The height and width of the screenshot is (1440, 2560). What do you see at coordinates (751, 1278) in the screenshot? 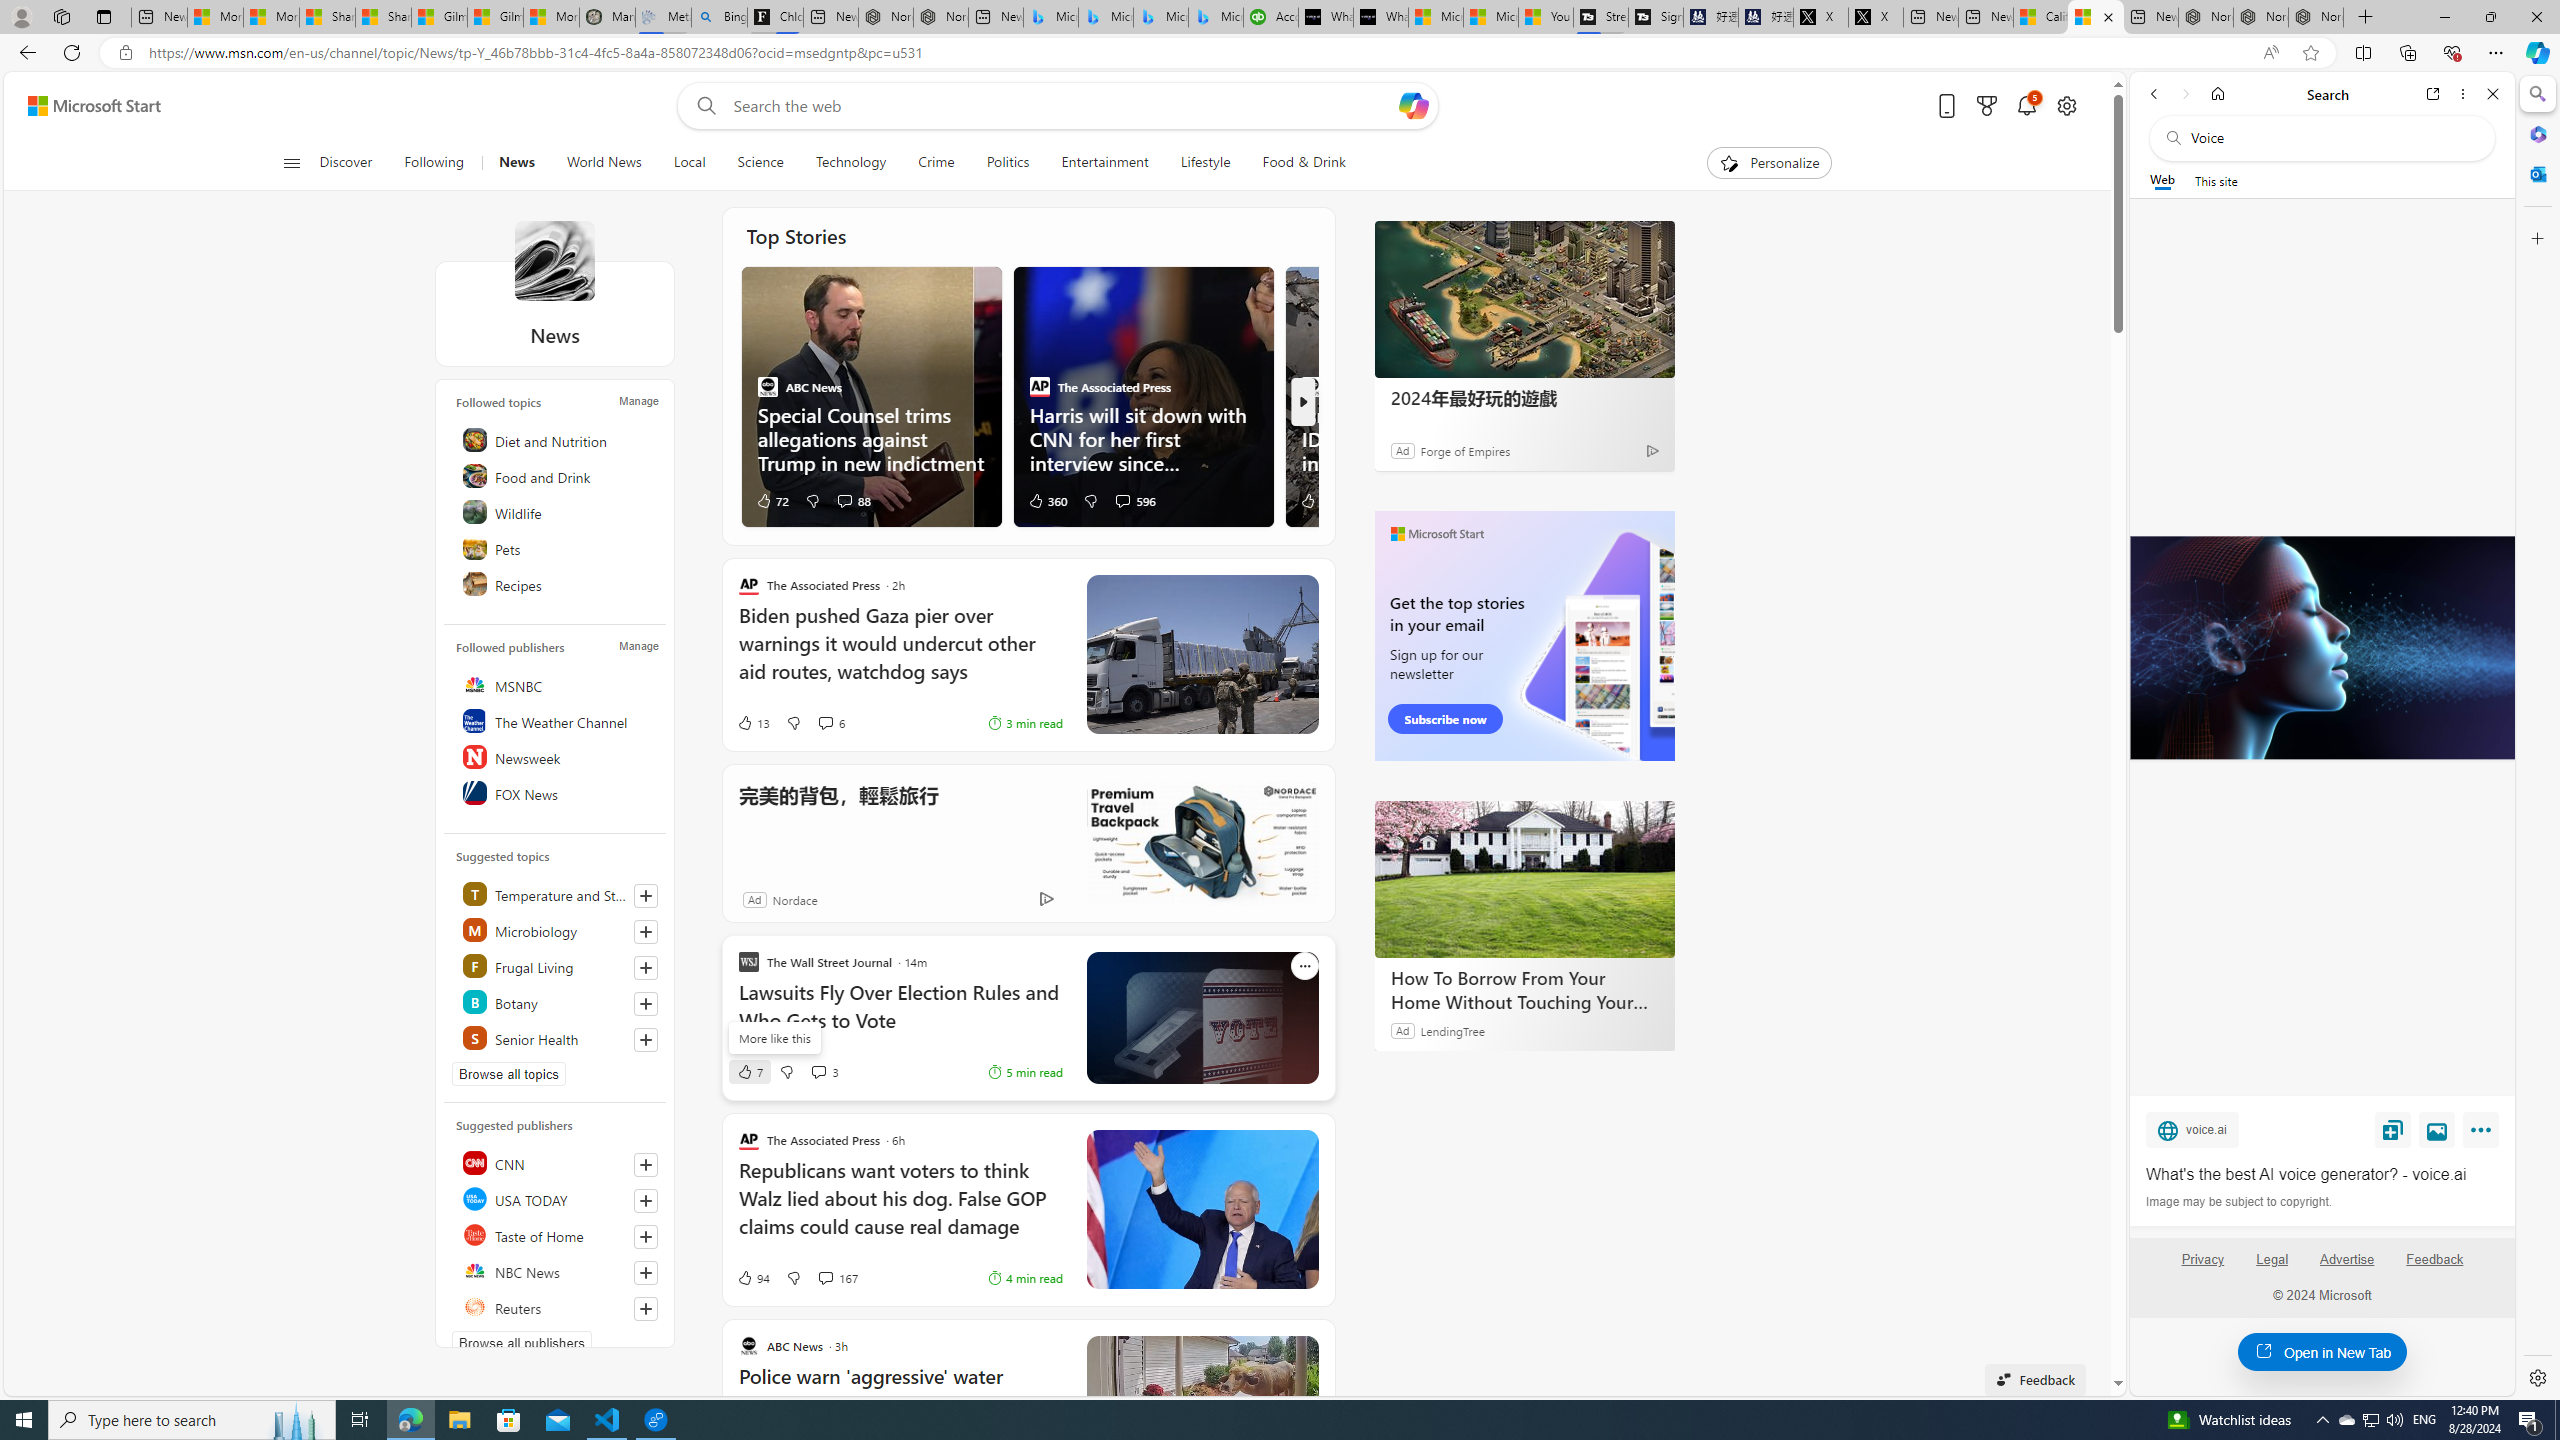
I see `'94 Like'` at bounding box center [751, 1278].